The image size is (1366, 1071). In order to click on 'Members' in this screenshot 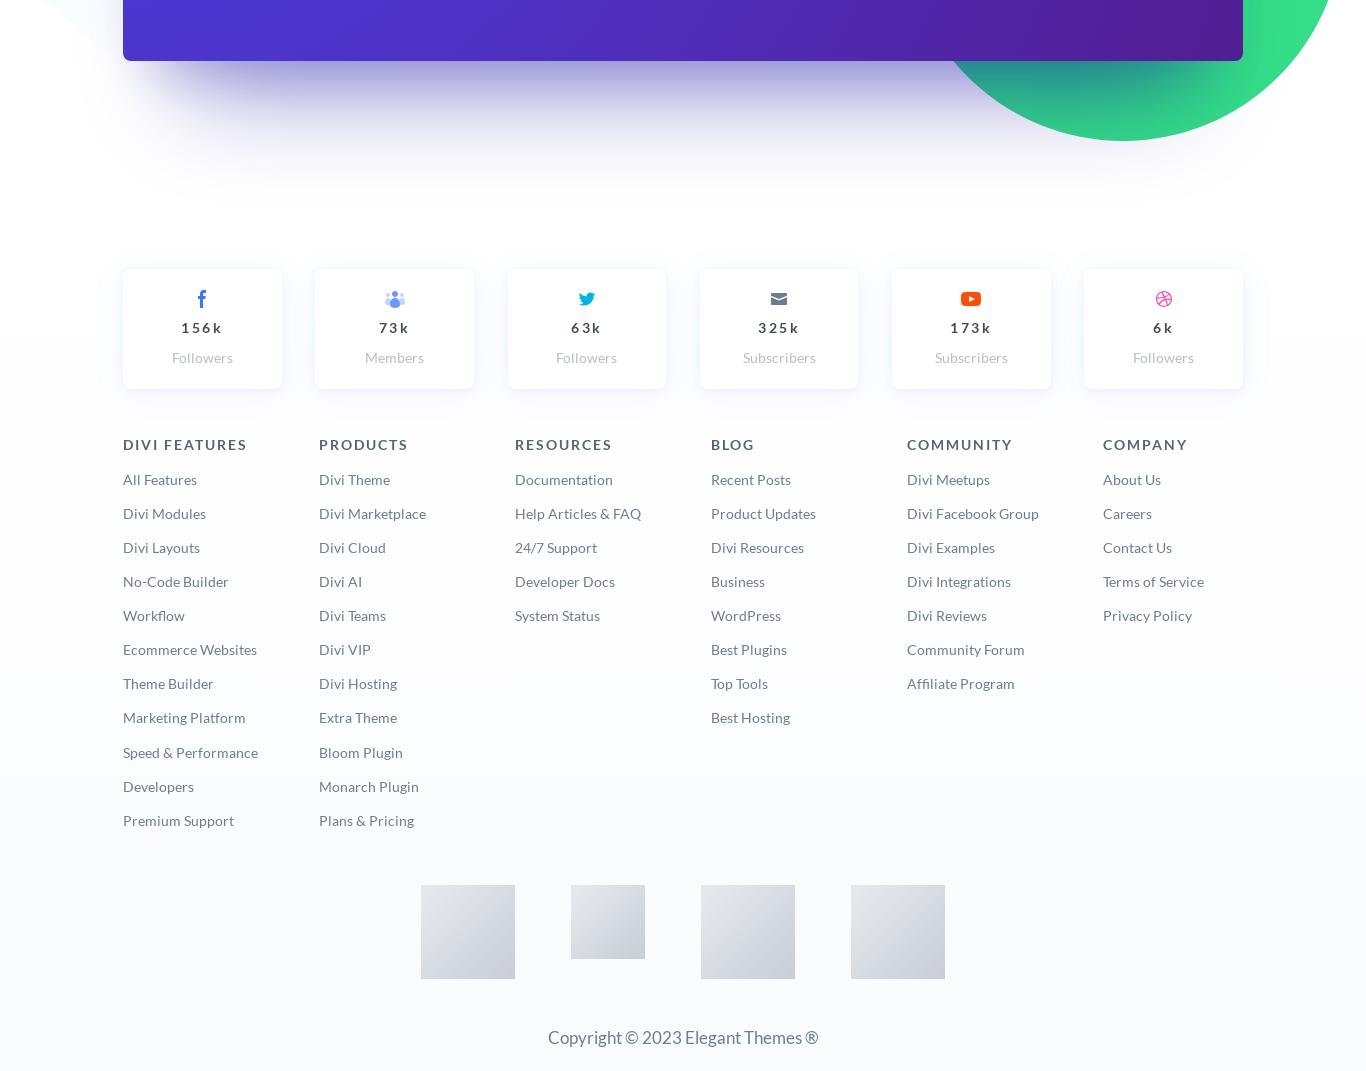, I will do `click(393, 355)`.